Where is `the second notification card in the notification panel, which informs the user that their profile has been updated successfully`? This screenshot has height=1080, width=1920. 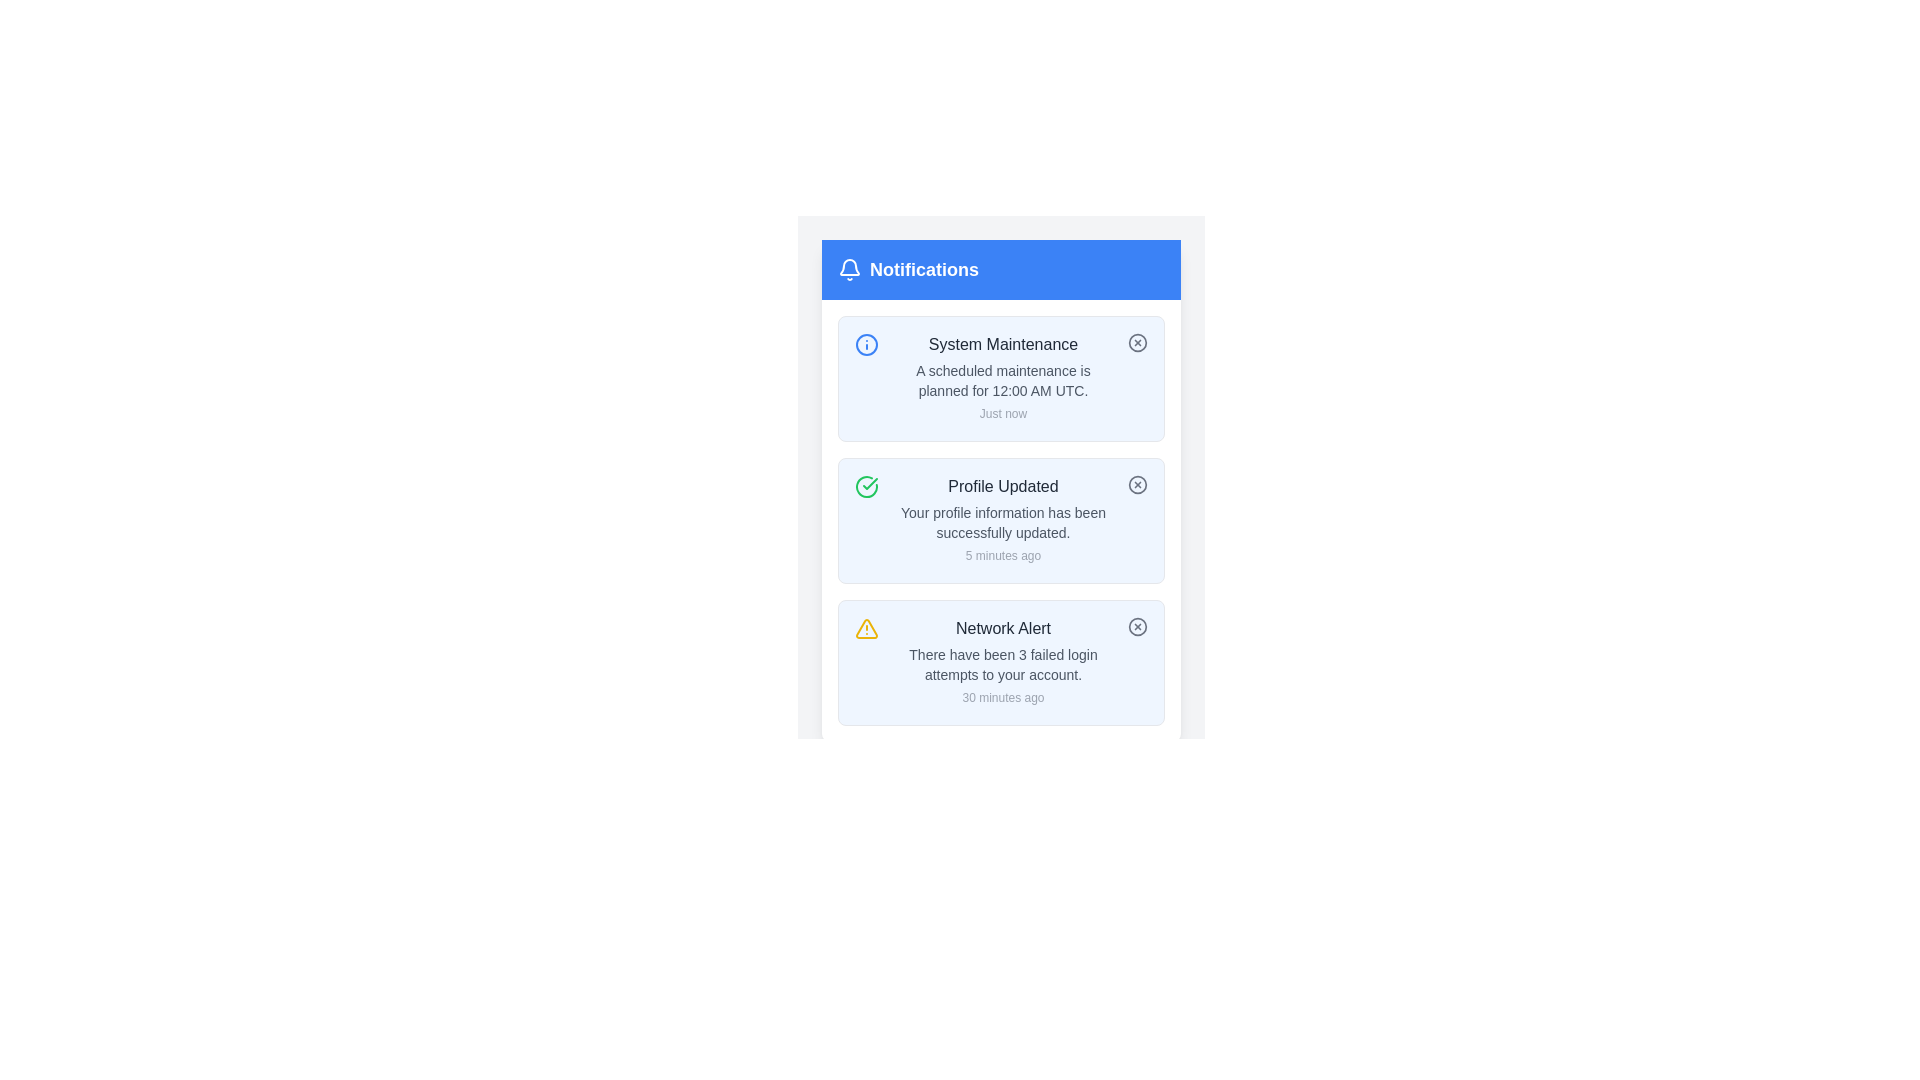
the second notification card in the notification panel, which informs the user that their profile has been updated successfully is located at coordinates (1001, 519).